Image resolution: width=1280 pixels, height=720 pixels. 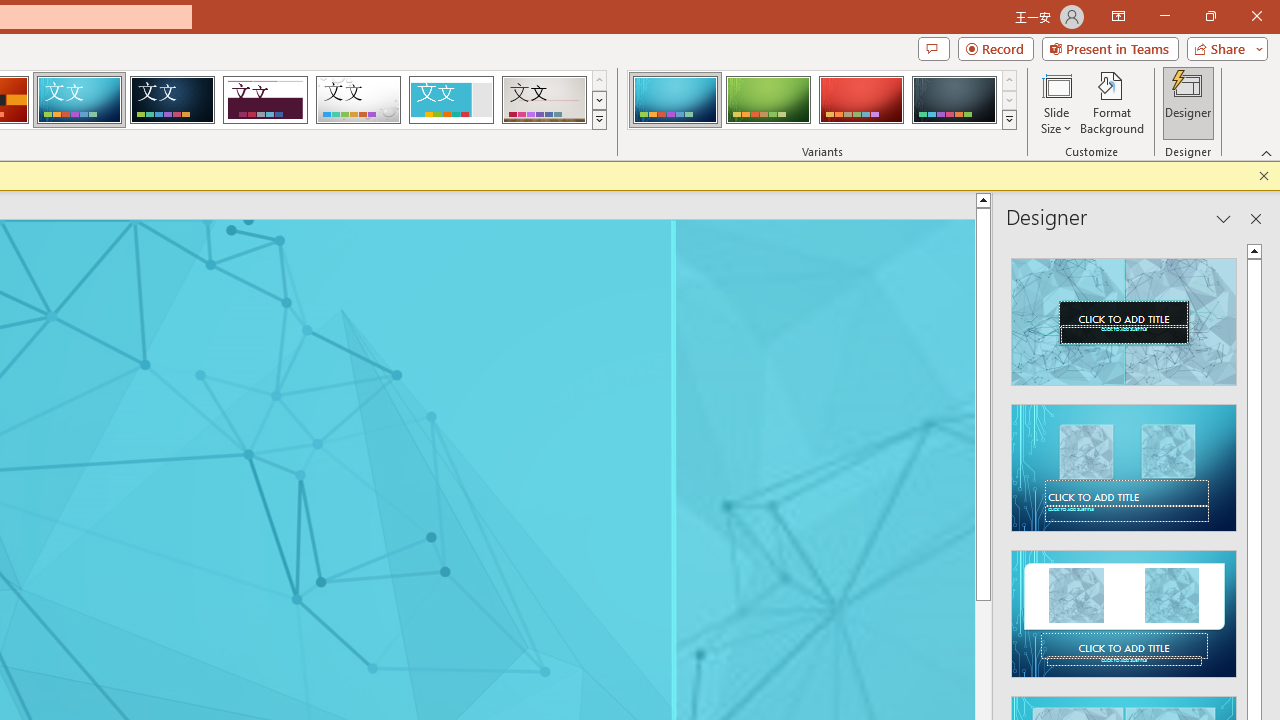 I want to click on 'Recommended Design: Design Idea', so click(x=1124, y=315).